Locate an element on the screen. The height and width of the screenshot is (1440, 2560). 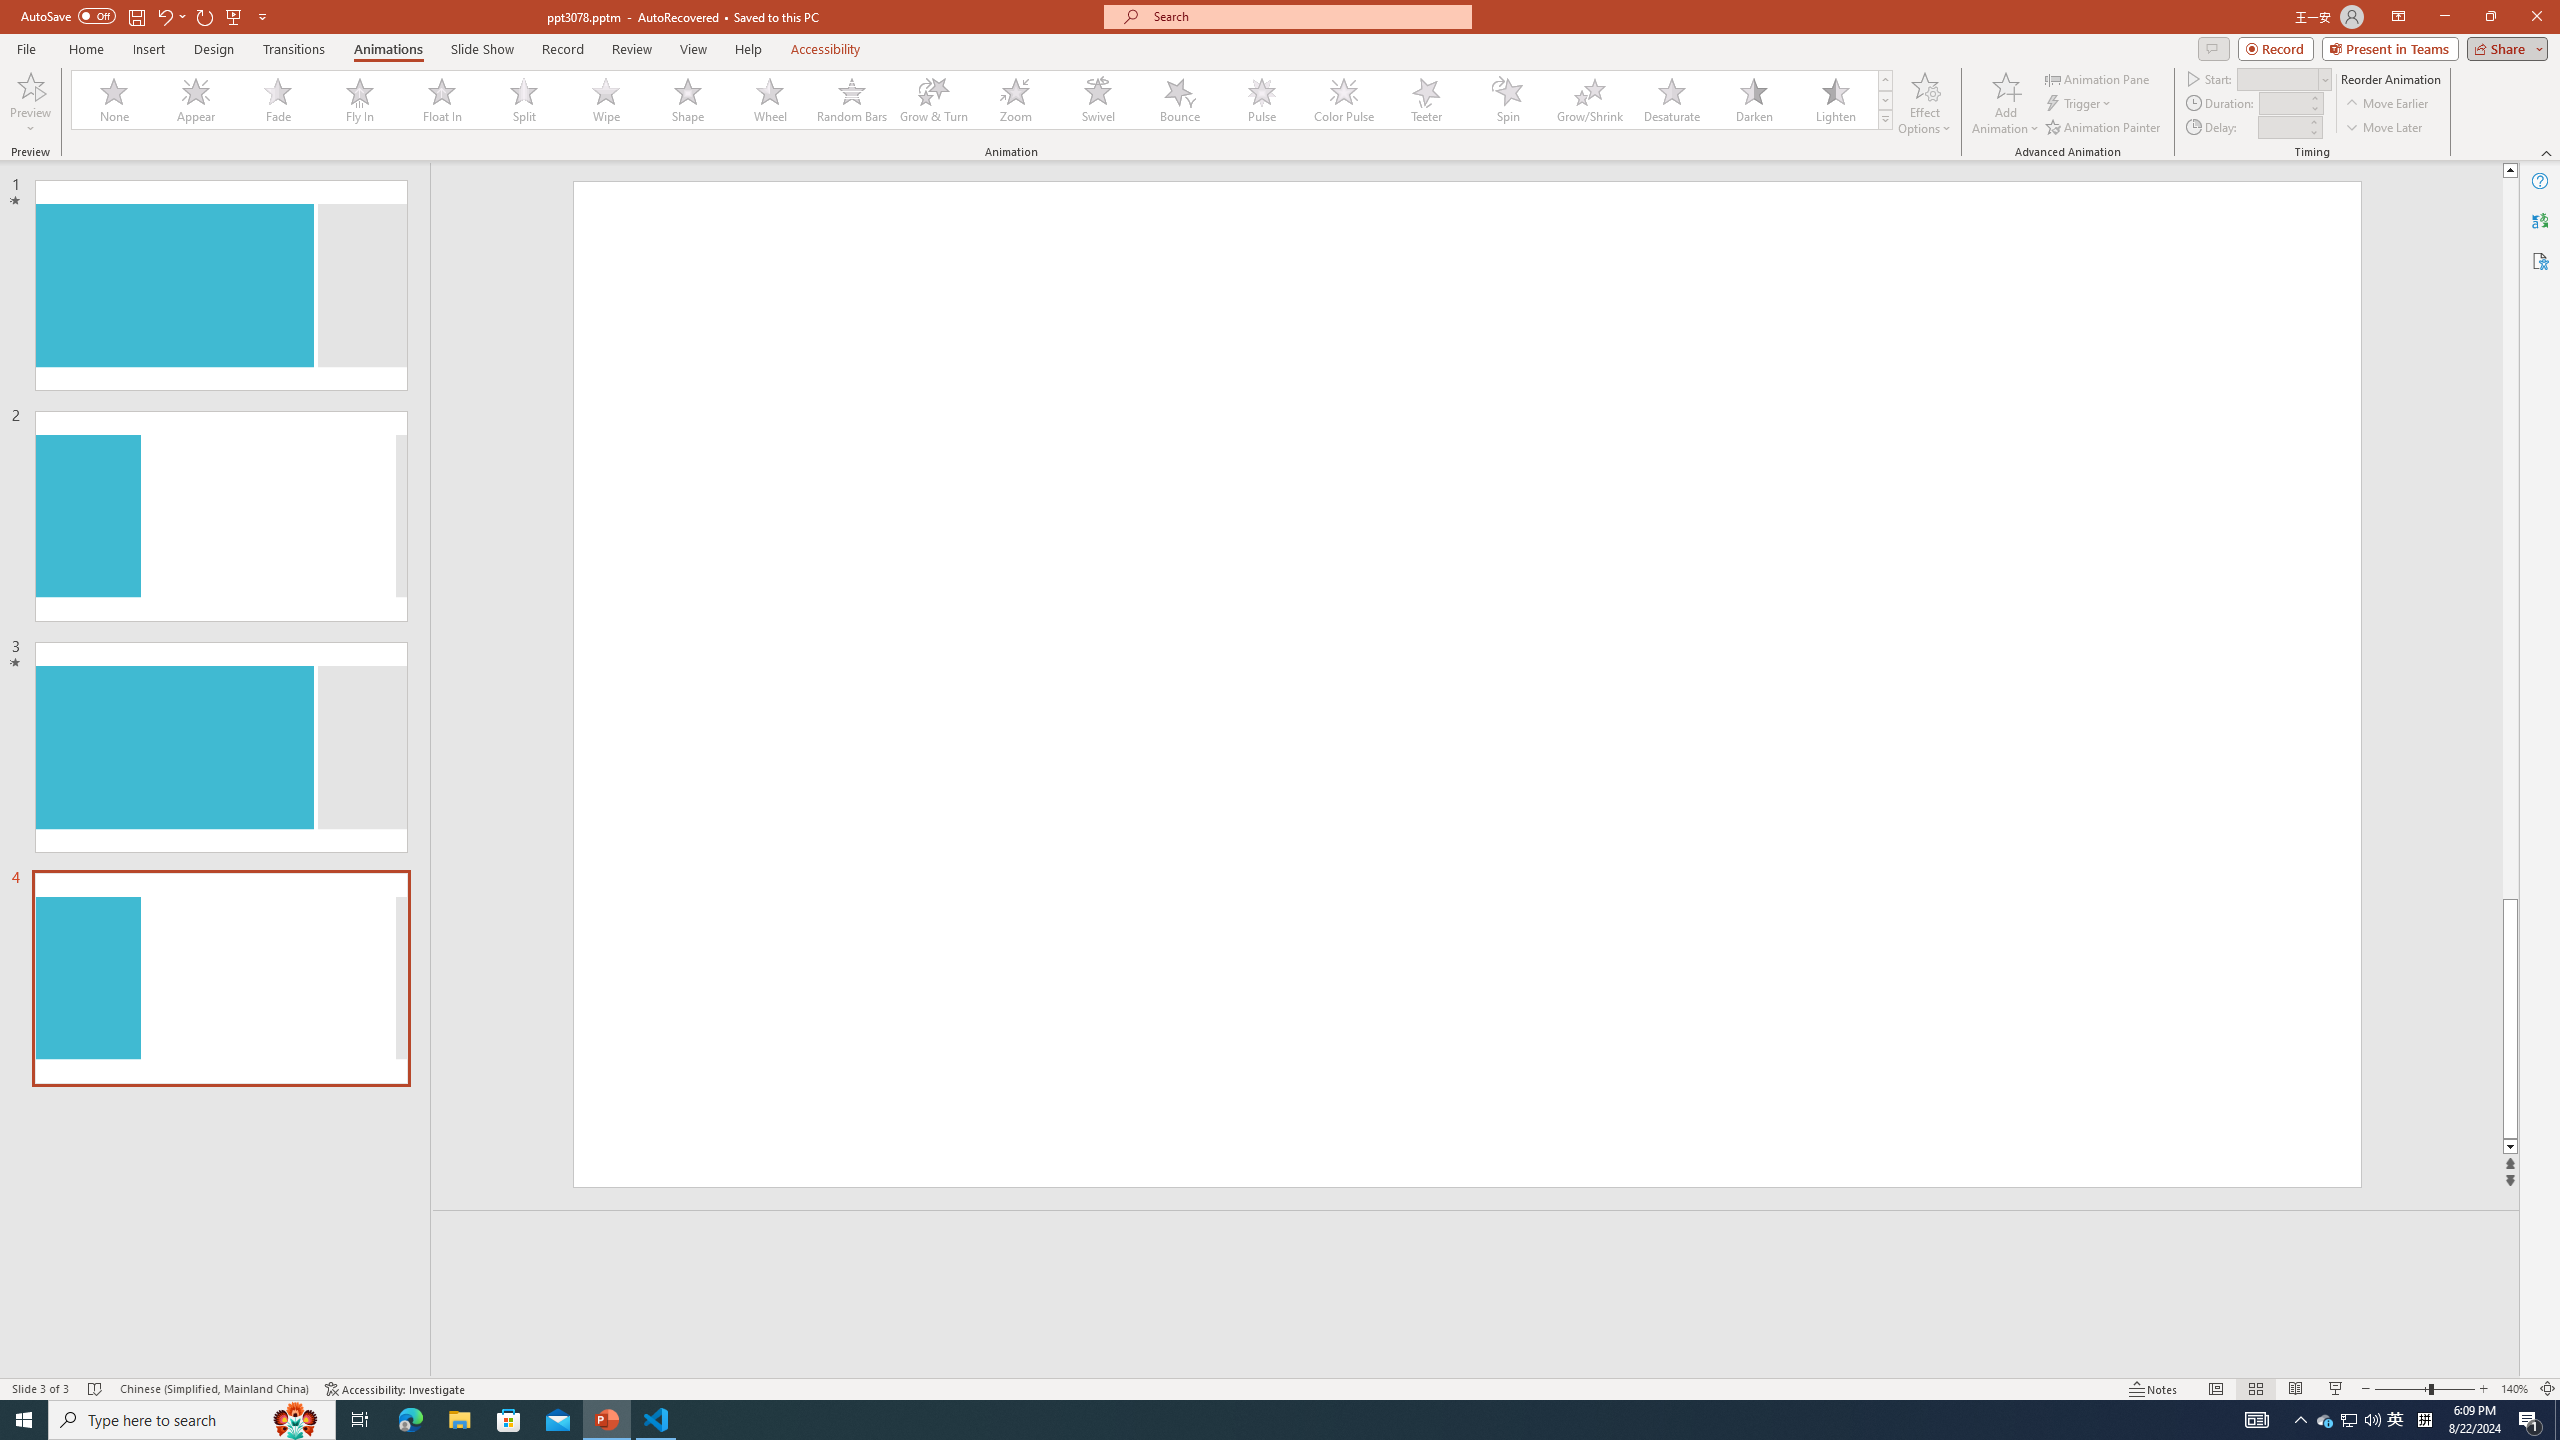
'Animation Pane' is located at coordinates (2099, 78).